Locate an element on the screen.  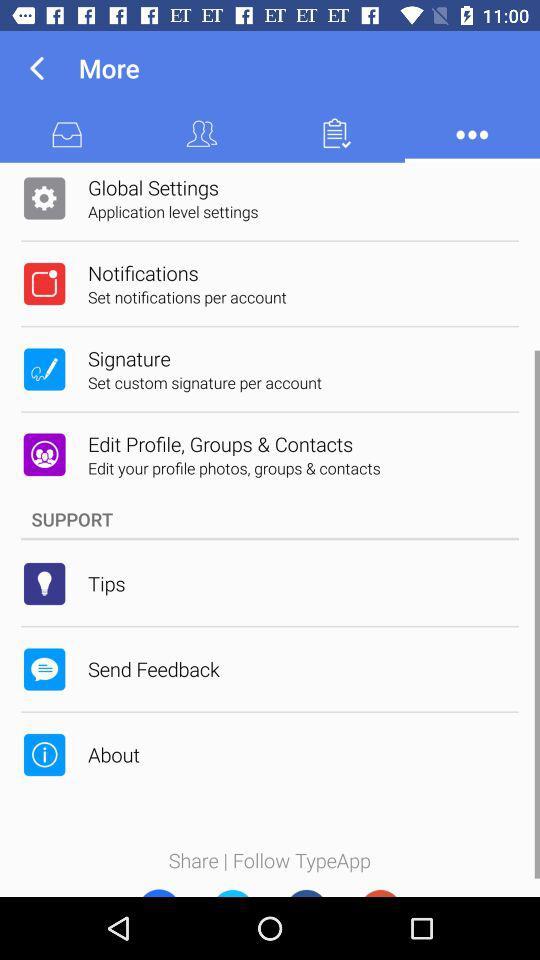
icon below the share | follow typeapp is located at coordinates (157, 887).